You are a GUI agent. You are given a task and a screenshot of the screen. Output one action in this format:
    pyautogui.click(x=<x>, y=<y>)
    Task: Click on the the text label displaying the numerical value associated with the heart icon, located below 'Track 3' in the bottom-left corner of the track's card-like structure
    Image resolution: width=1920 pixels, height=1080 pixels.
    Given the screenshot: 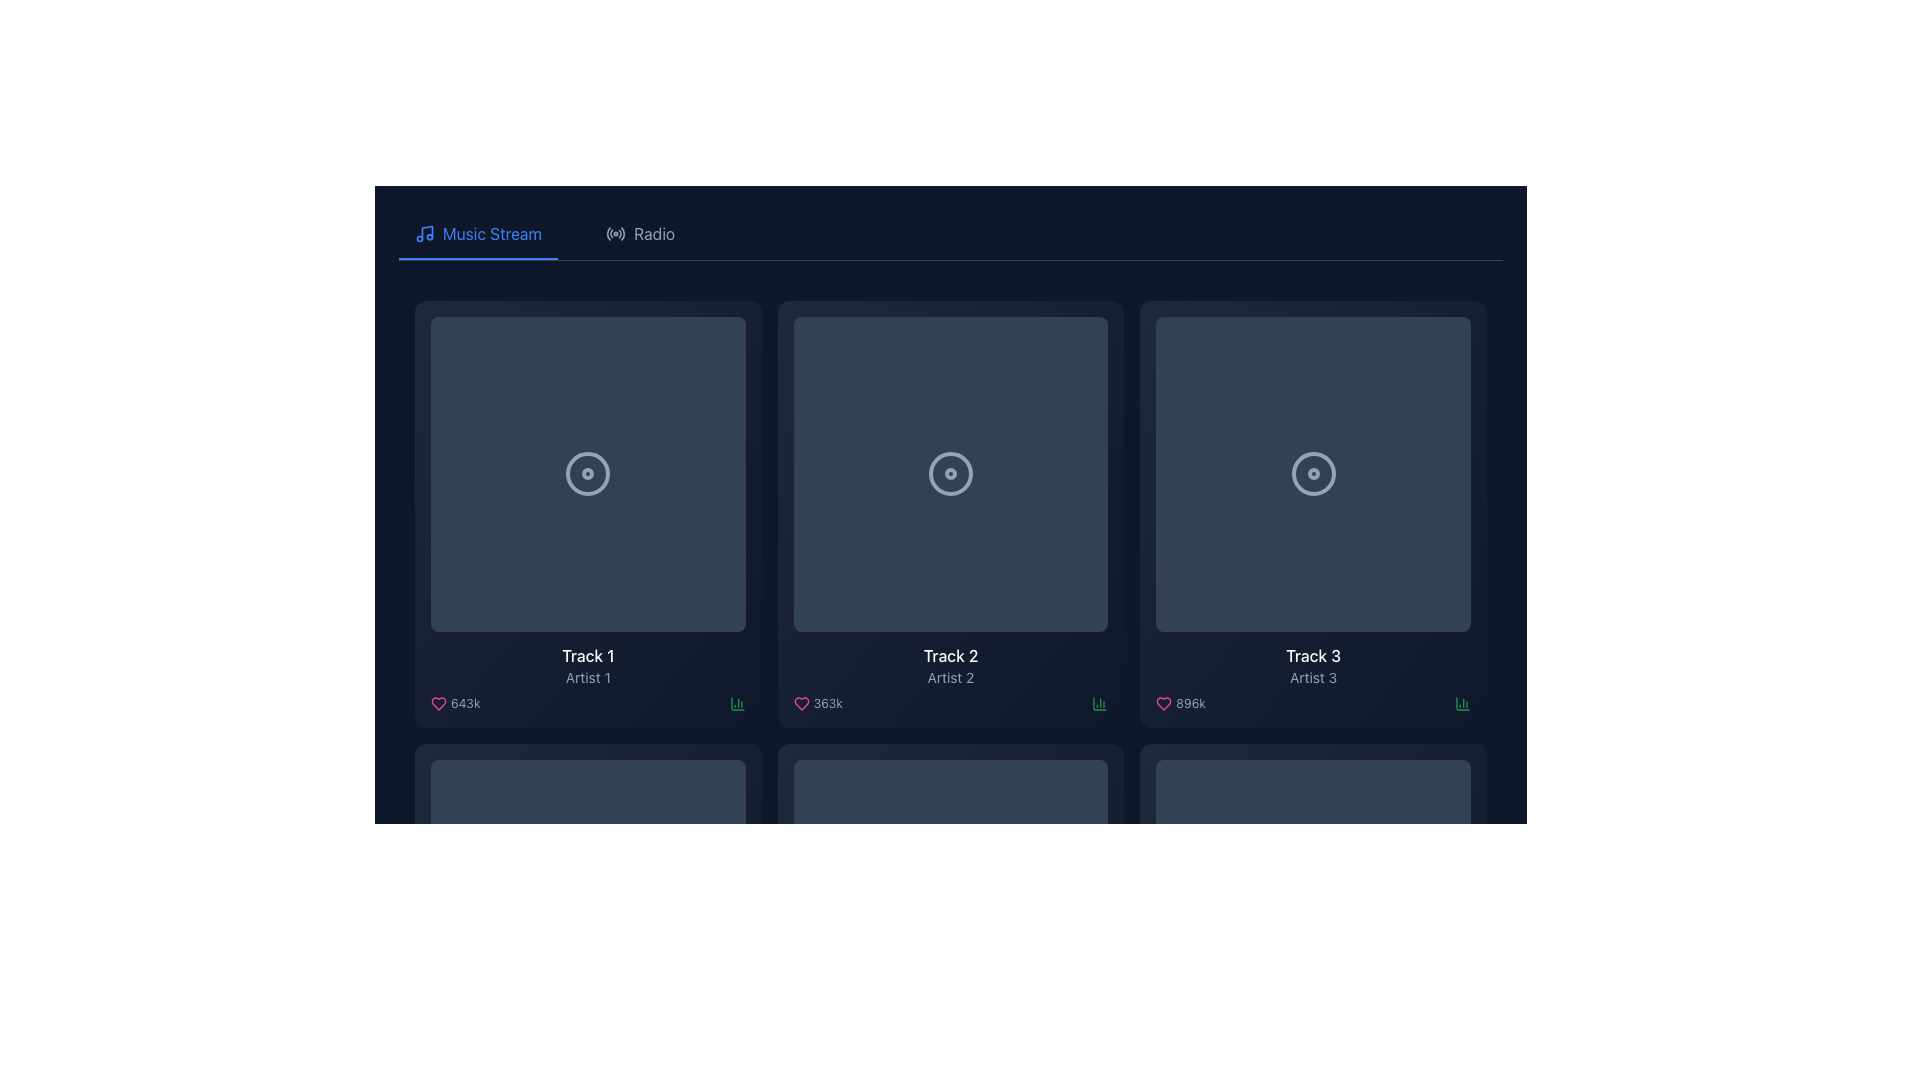 What is the action you would take?
    pyautogui.click(x=1190, y=702)
    